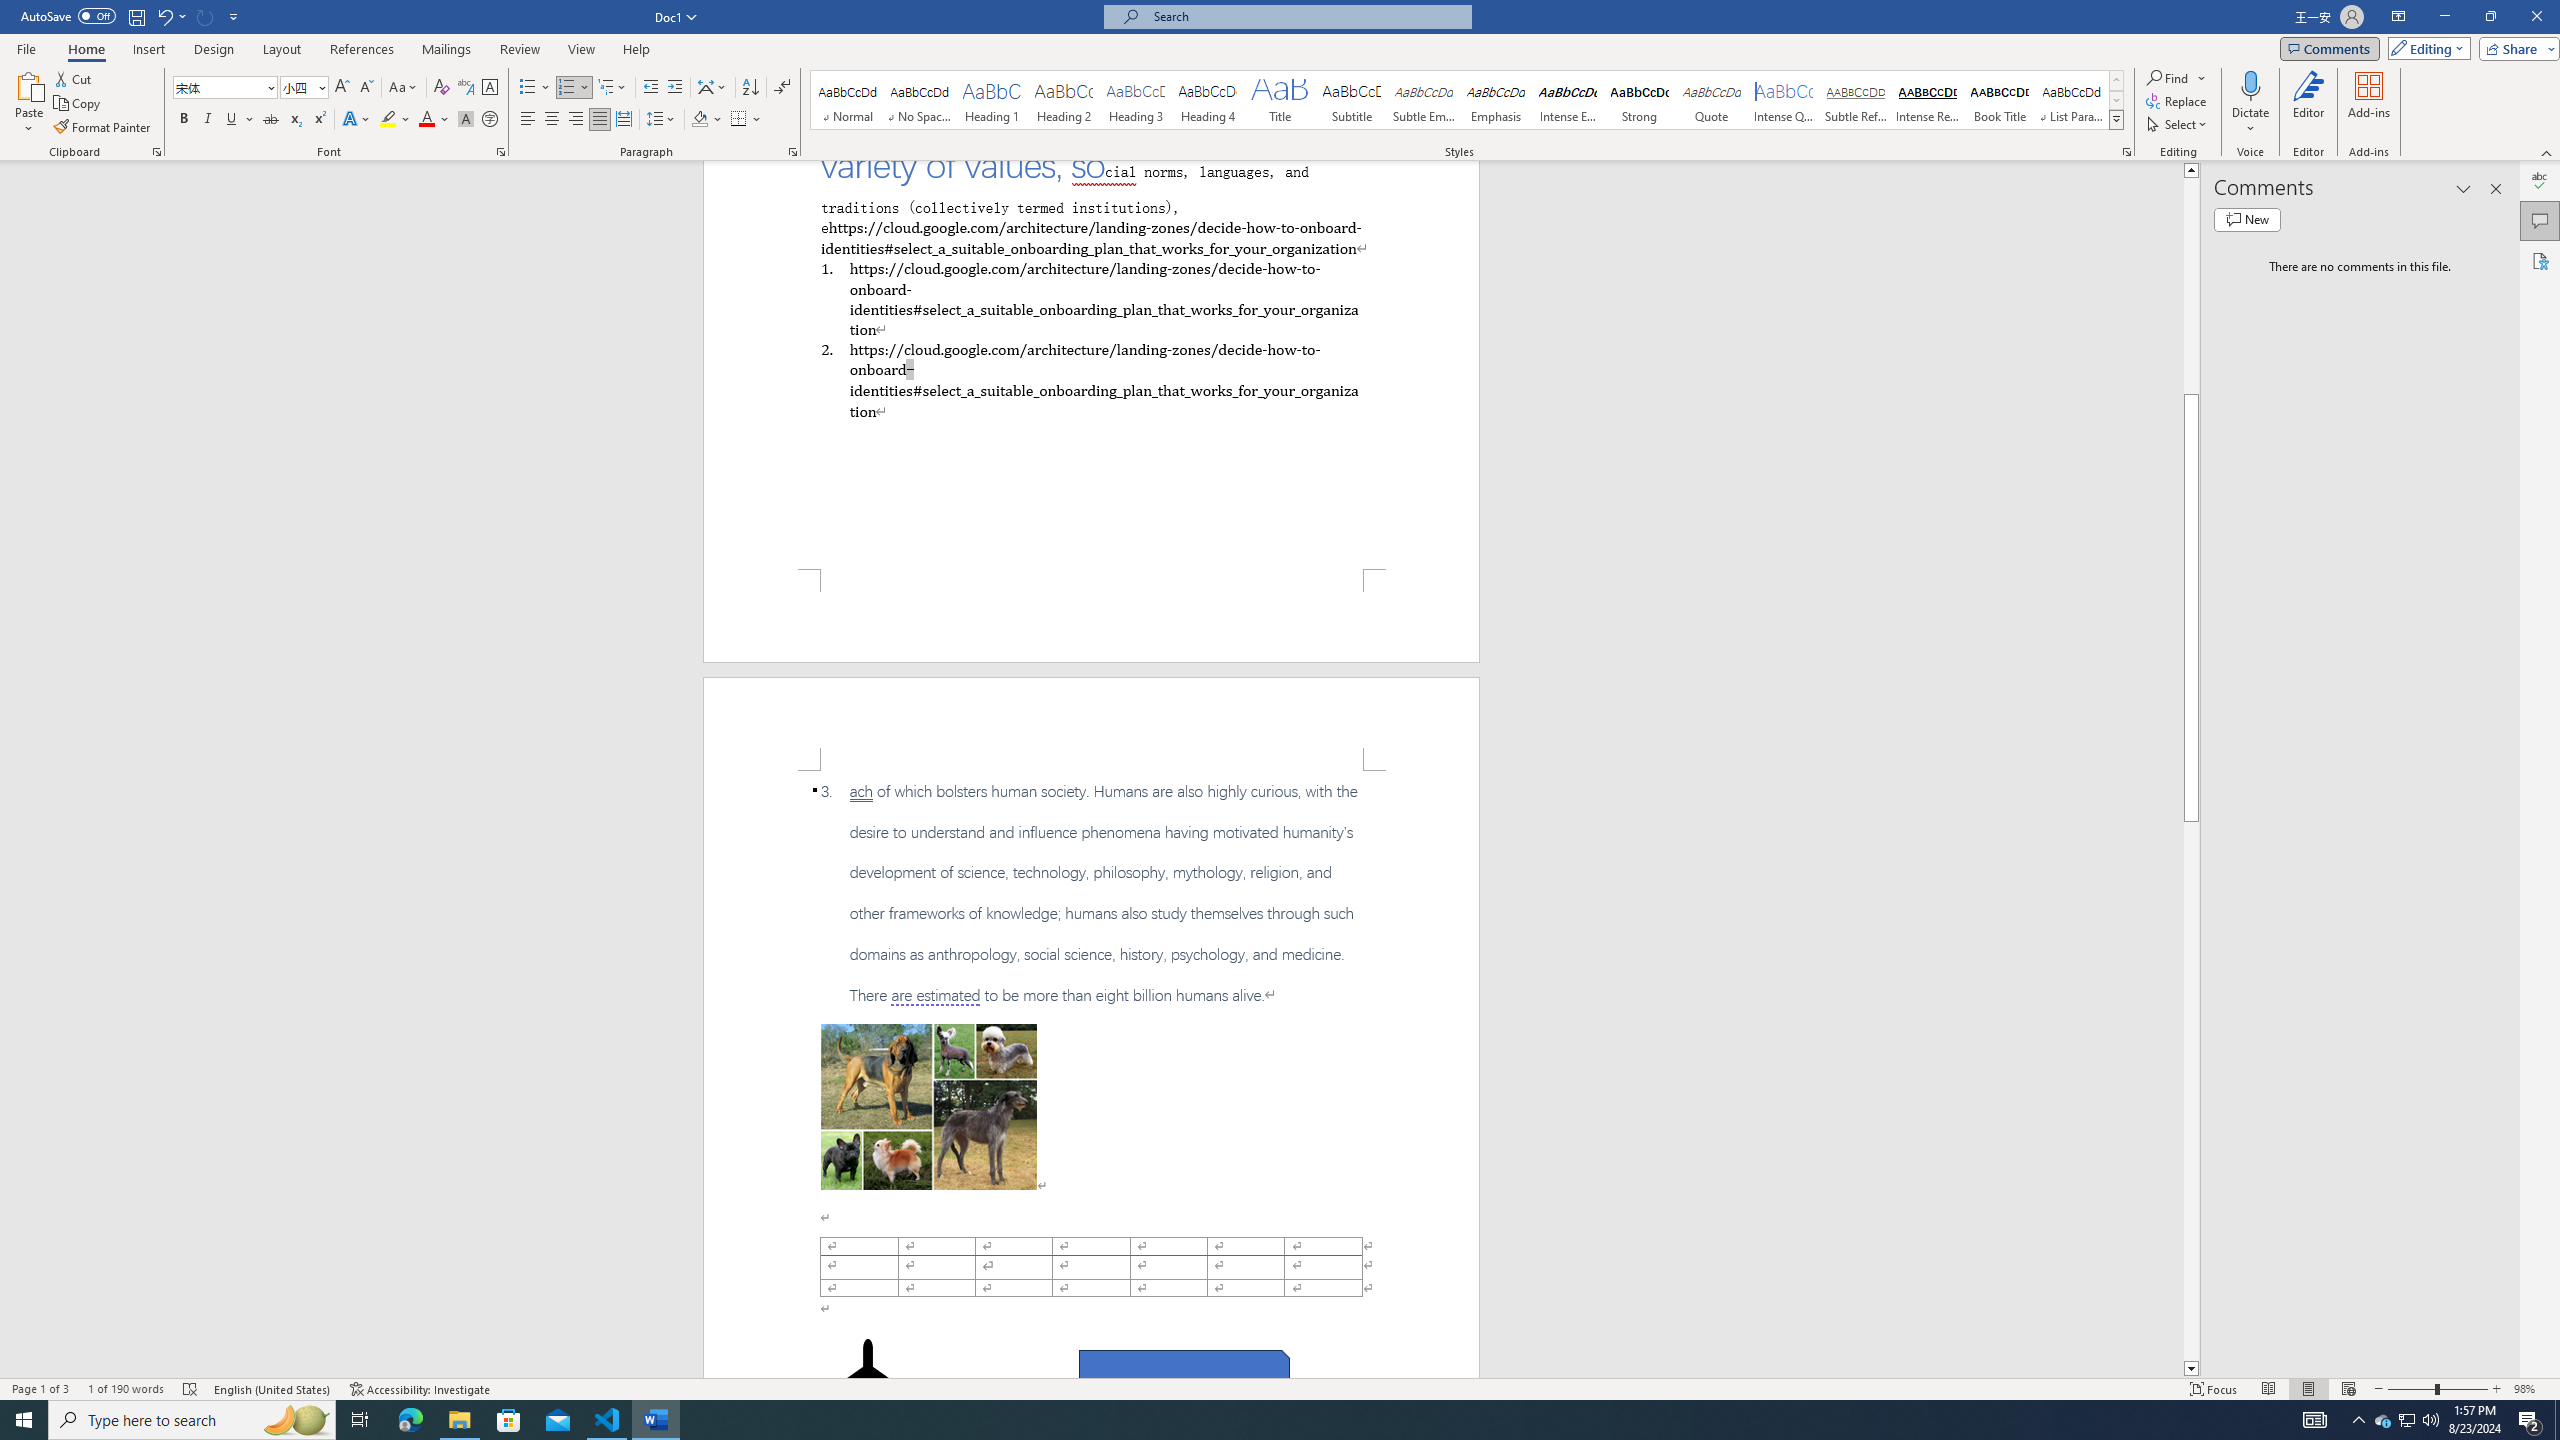 Image resolution: width=2560 pixels, height=1440 pixels. Describe the element at coordinates (272, 1389) in the screenshot. I see `'Language English (United States)'` at that location.